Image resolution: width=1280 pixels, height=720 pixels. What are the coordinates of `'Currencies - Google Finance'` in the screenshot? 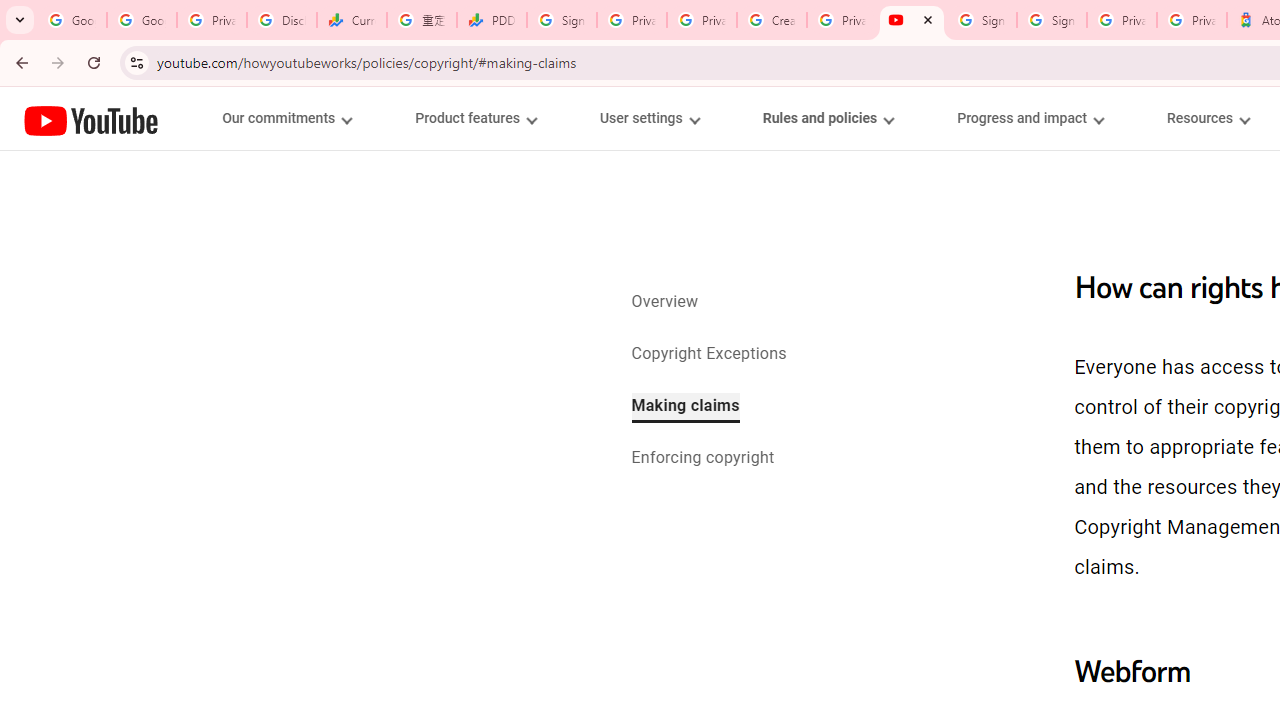 It's located at (352, 20).